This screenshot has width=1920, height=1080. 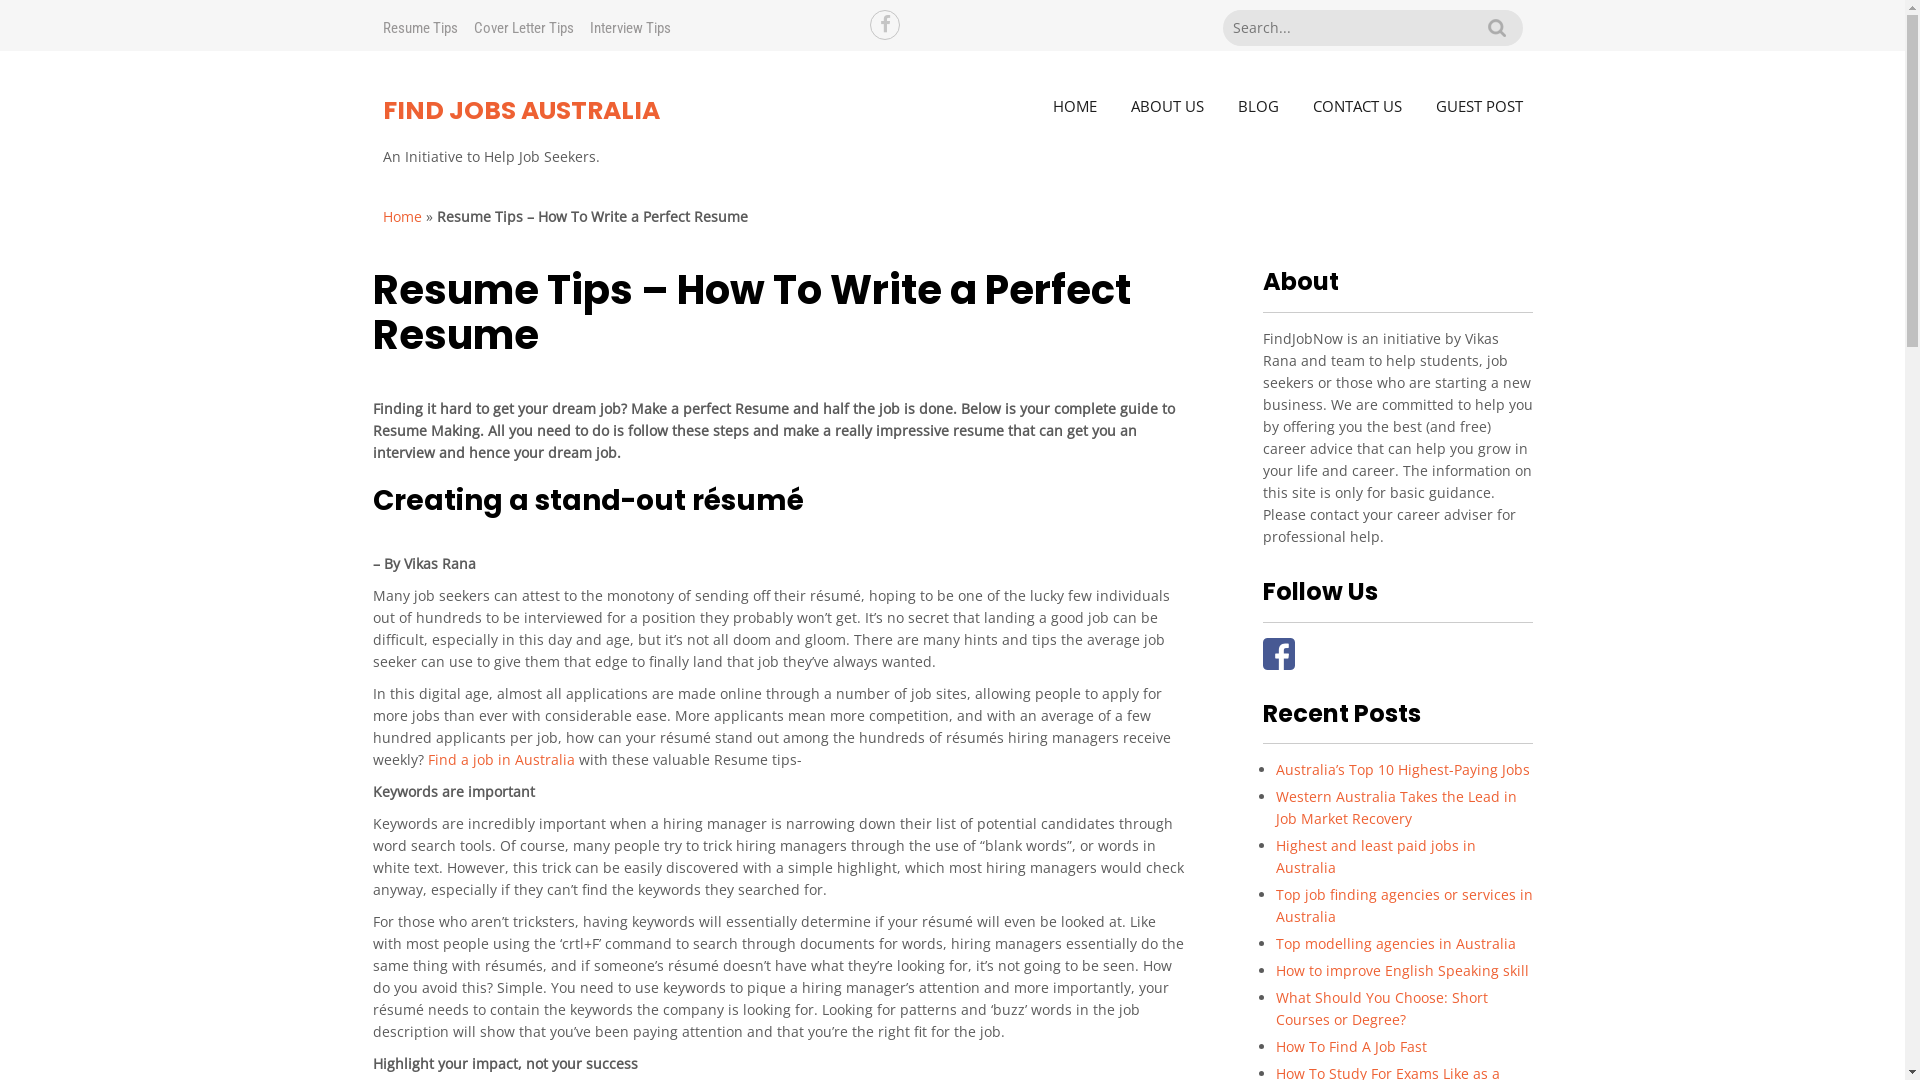 I want to click on 'How to improve English Speaking skill', so click(x=1401, y=969).